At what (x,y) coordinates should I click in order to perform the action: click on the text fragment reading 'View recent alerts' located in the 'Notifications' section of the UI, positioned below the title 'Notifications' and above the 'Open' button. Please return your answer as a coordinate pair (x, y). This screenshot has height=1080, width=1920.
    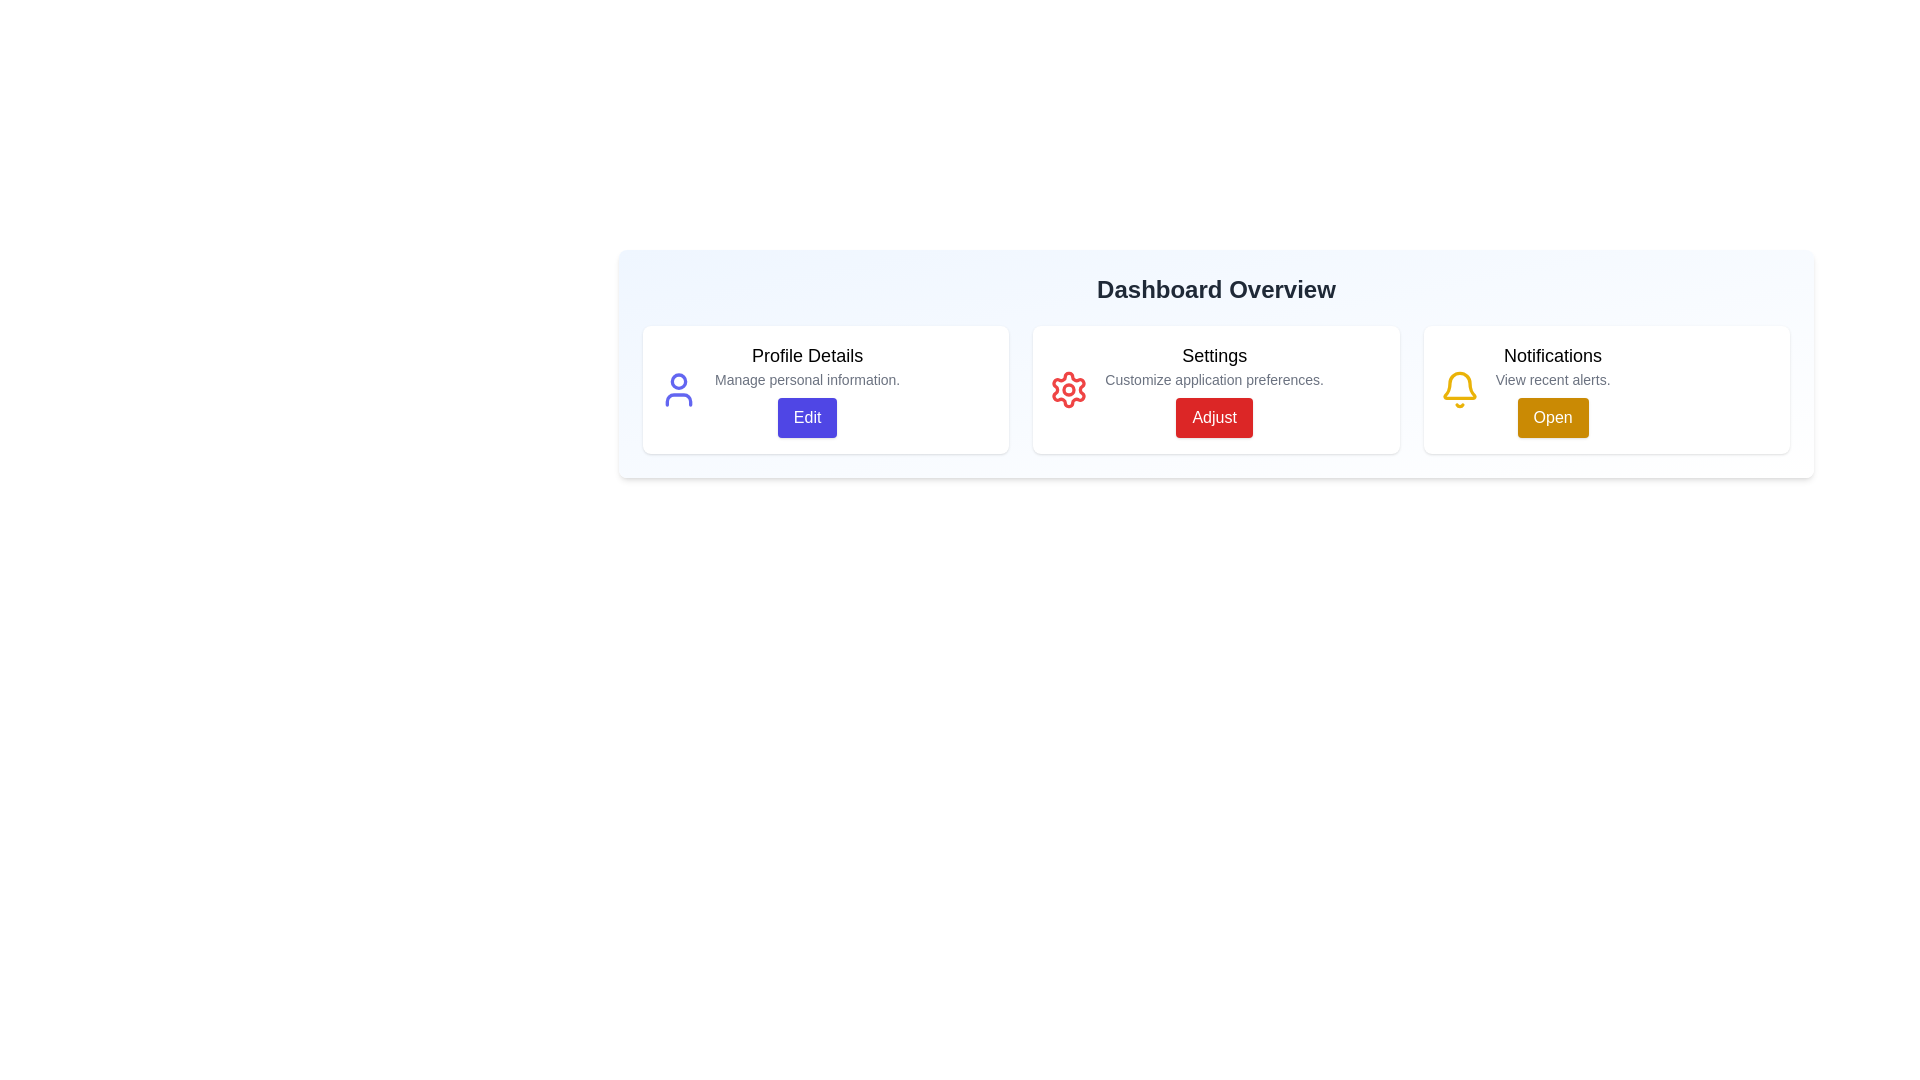
    Looking at the image, I should click on (1552, 380).